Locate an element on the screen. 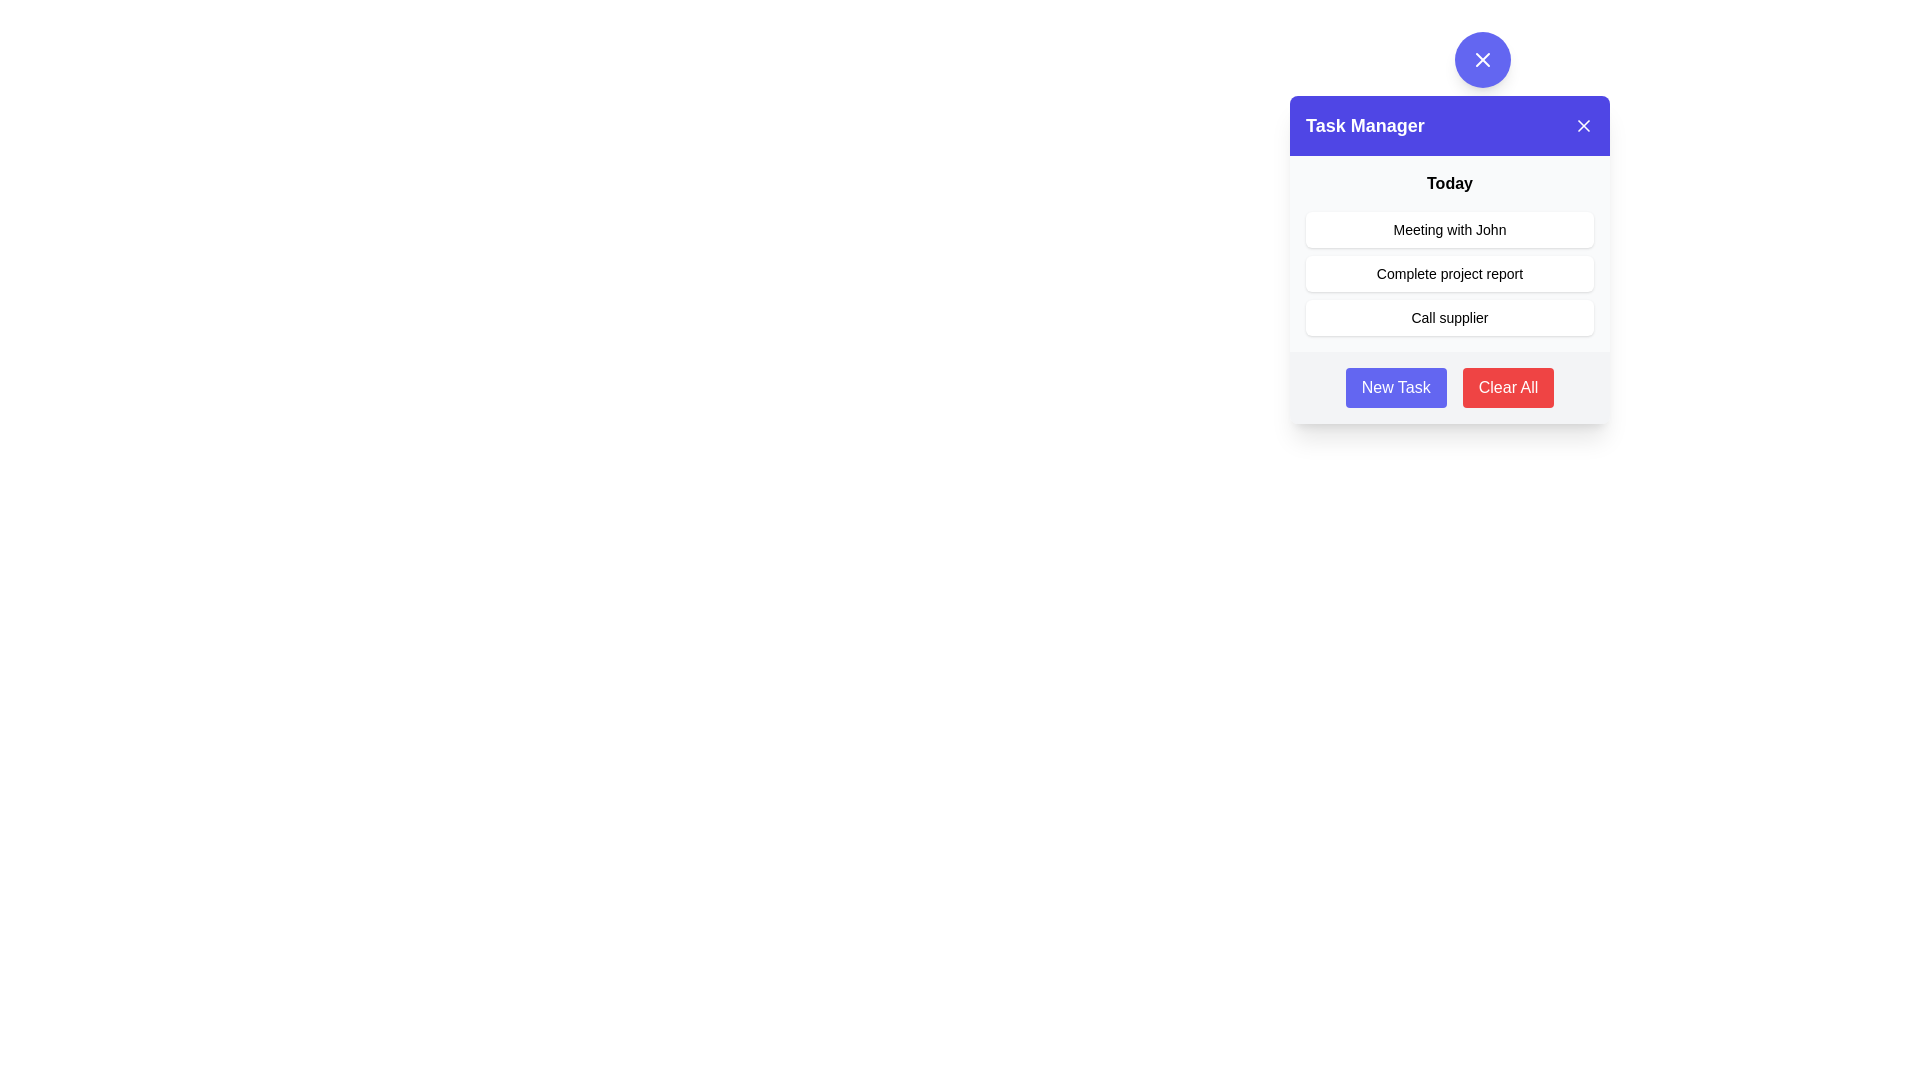 The height and width of the screenshot is (1080, 1920). the 'Create New Task' button located in the lower left corner of the 'Task Manager' panel using keyboard navigation is located at coordinates (1395, 388).